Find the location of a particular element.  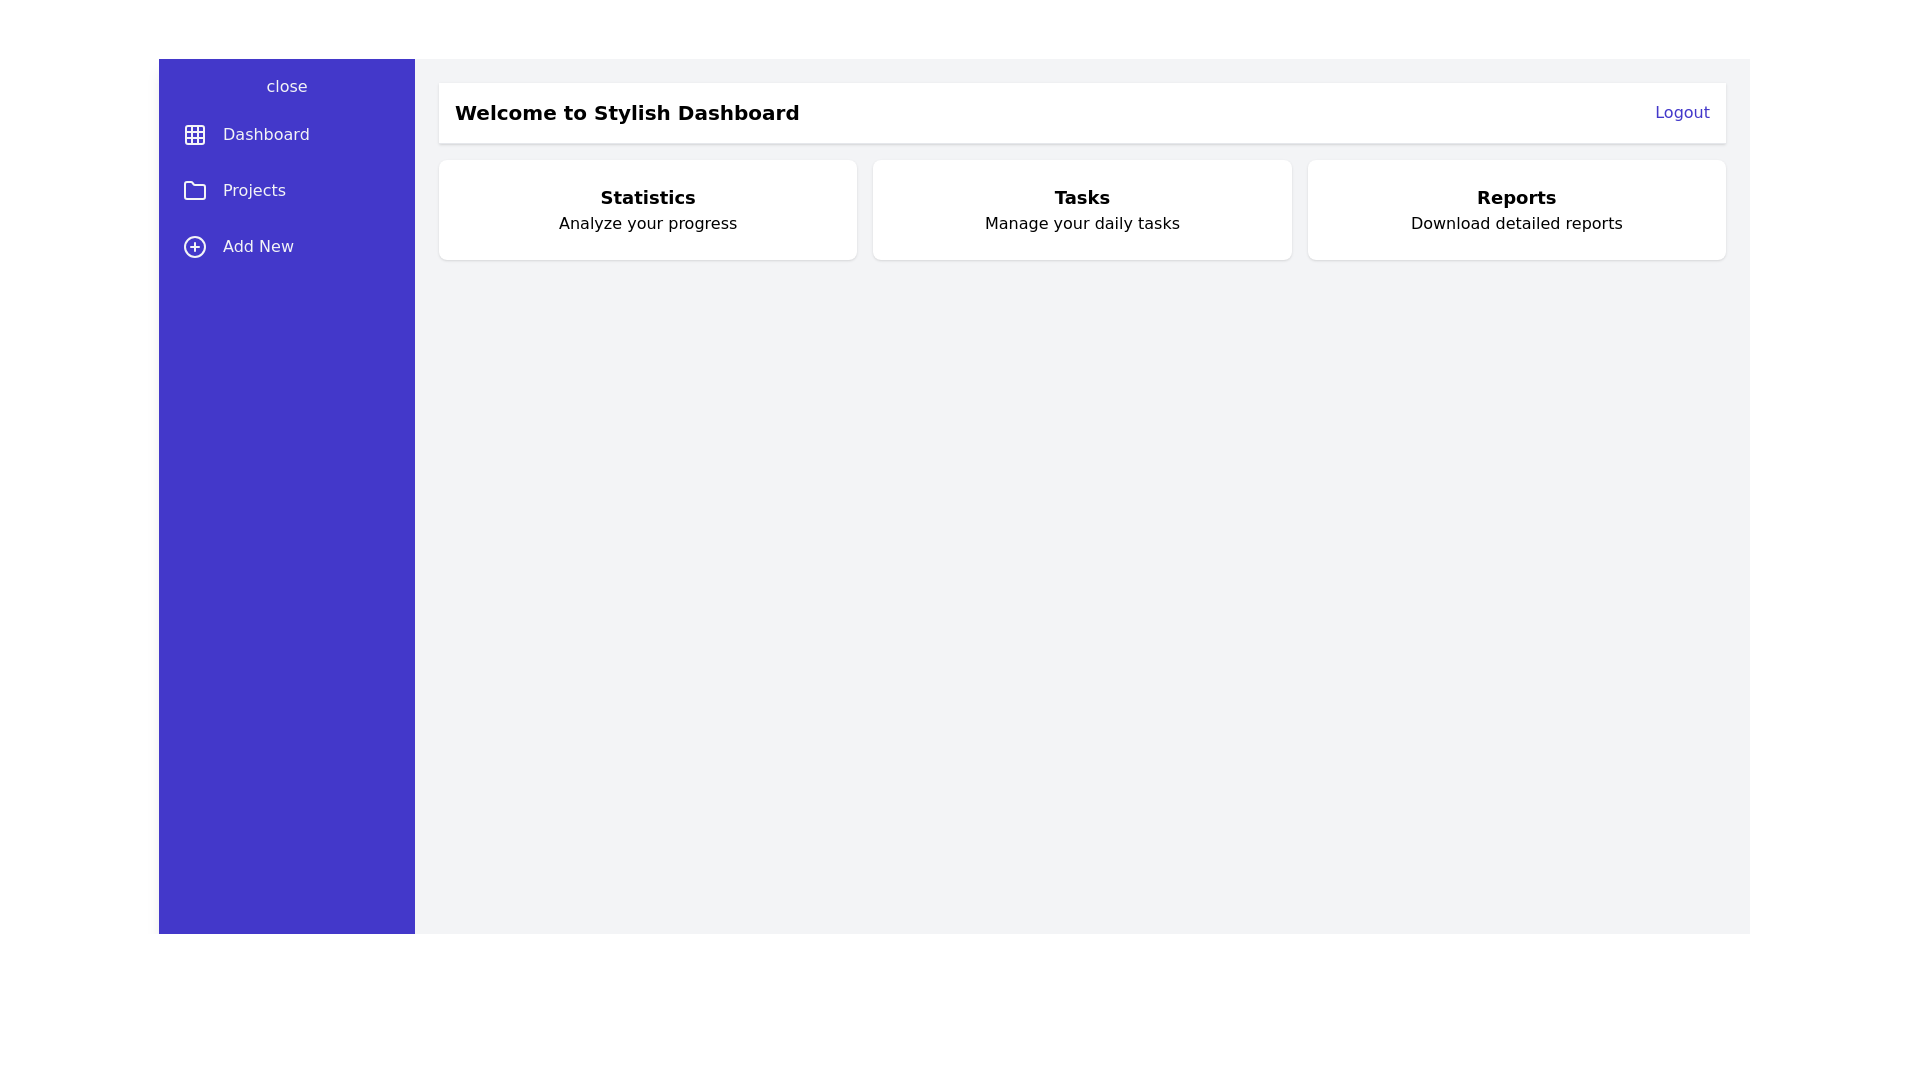

the Informative card or panel located in the first column of the grid layout for rearrangement is located at coordinates (648, 209).